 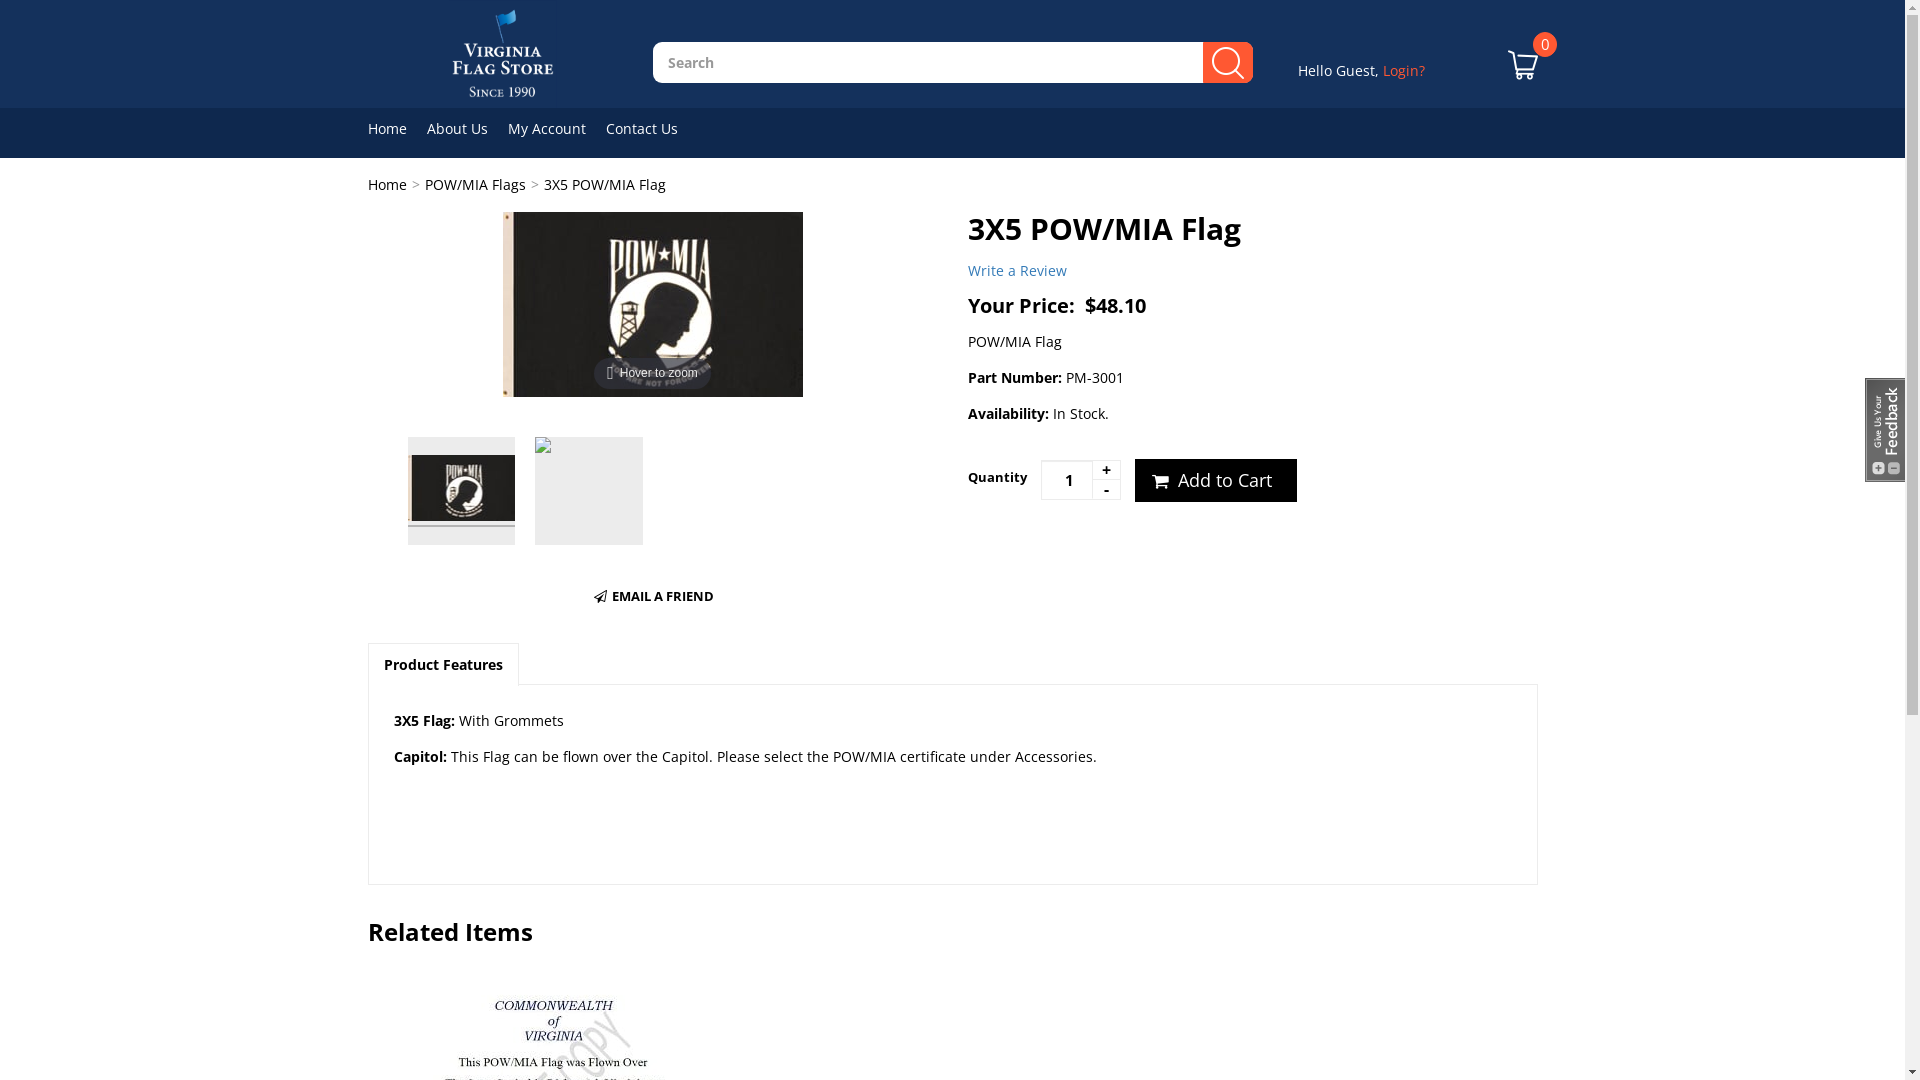 What do you see at coordinates (652, 595) in the screenshot?
I see `'EMAIL A FRIEND'` at bounding box center [652, 595].